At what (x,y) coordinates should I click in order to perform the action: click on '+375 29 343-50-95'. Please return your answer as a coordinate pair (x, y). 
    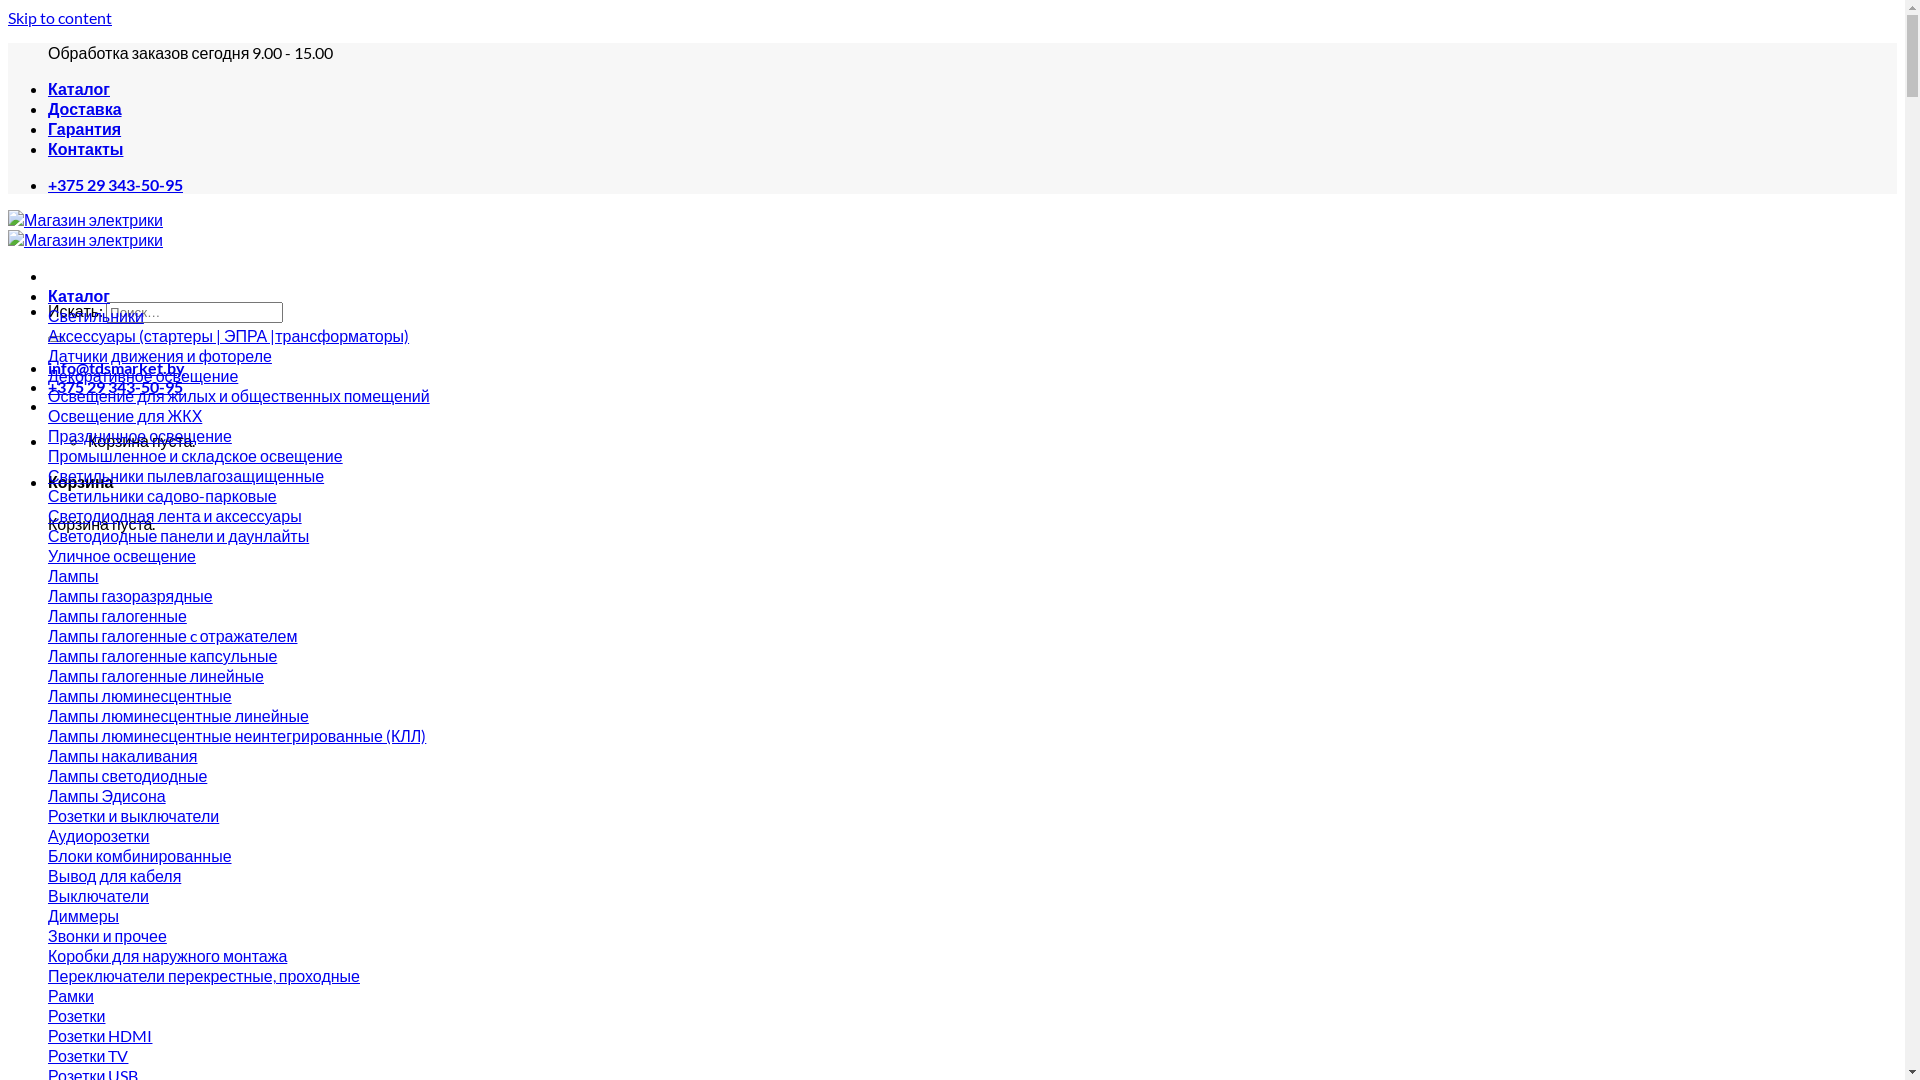
    Looking at the image, I should click on (114, 184).